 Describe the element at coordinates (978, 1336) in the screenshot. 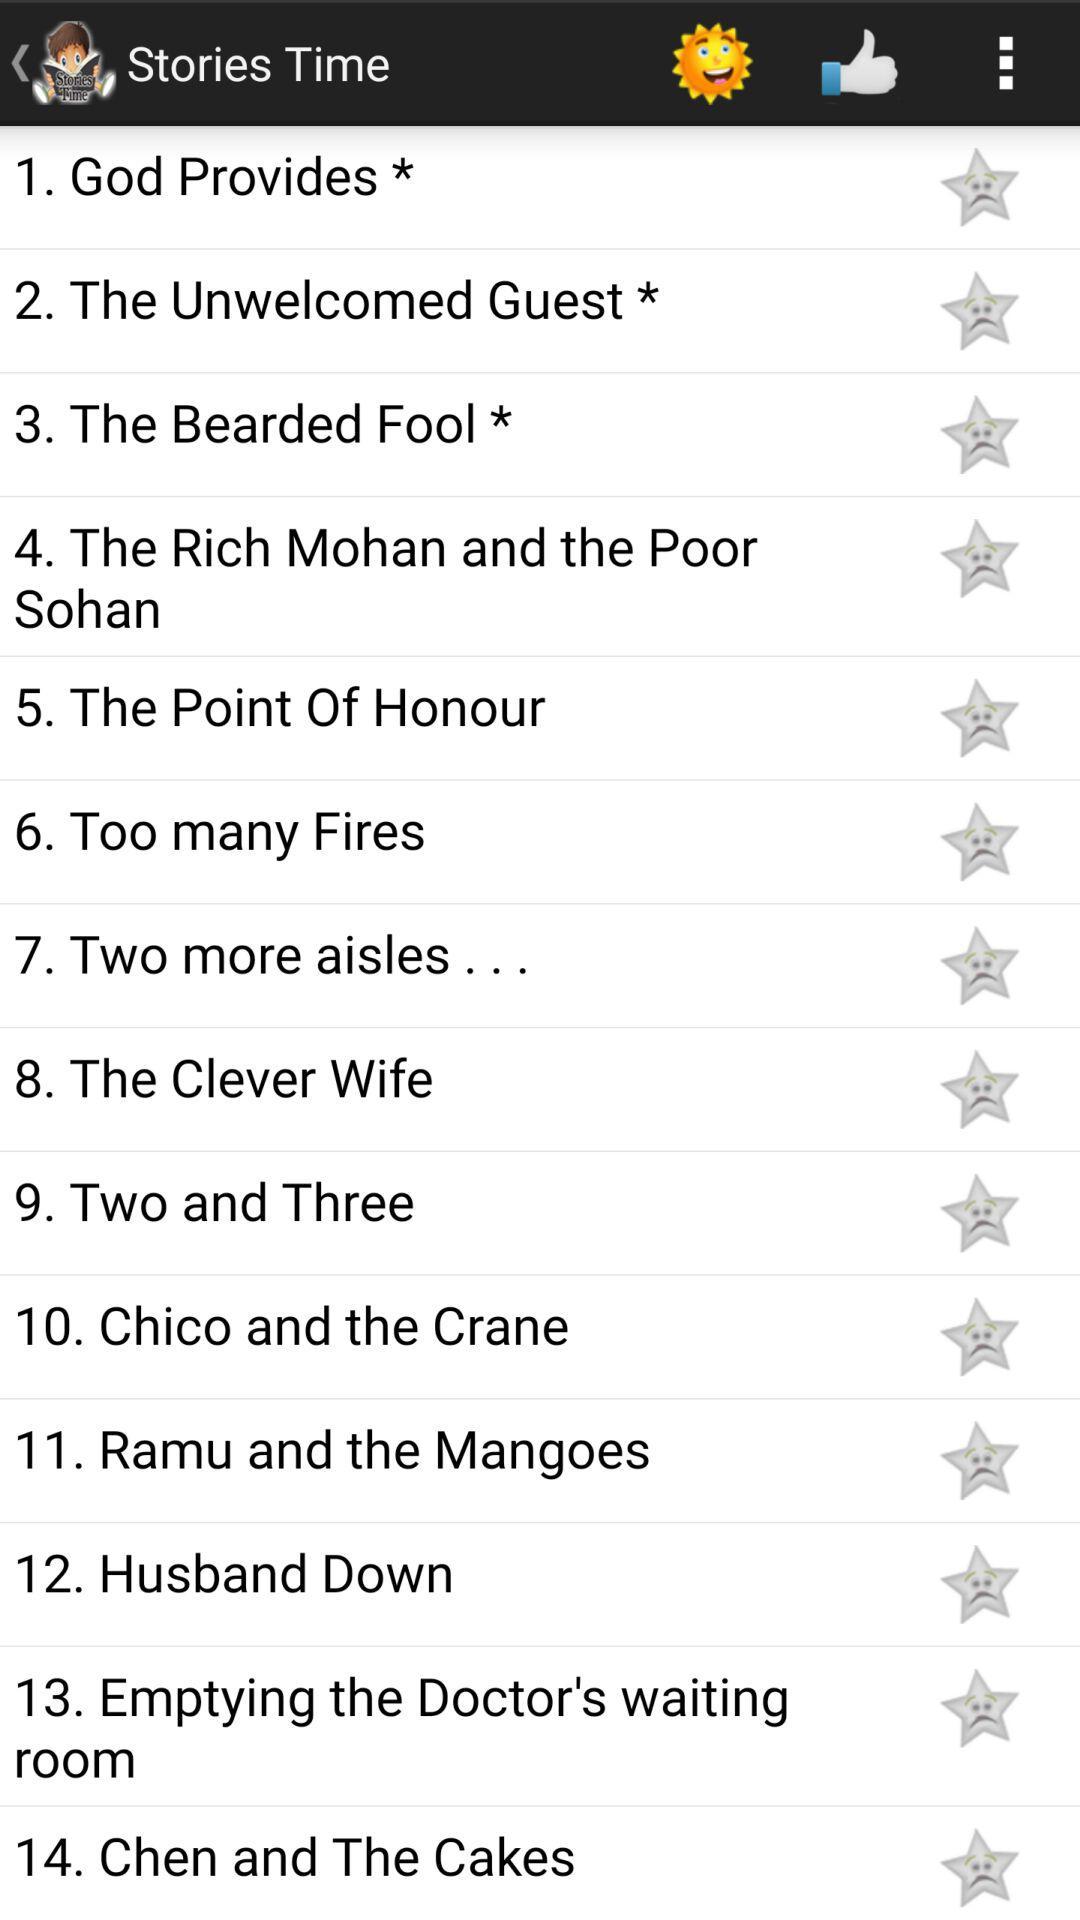

I see `to bookmark` at that location.